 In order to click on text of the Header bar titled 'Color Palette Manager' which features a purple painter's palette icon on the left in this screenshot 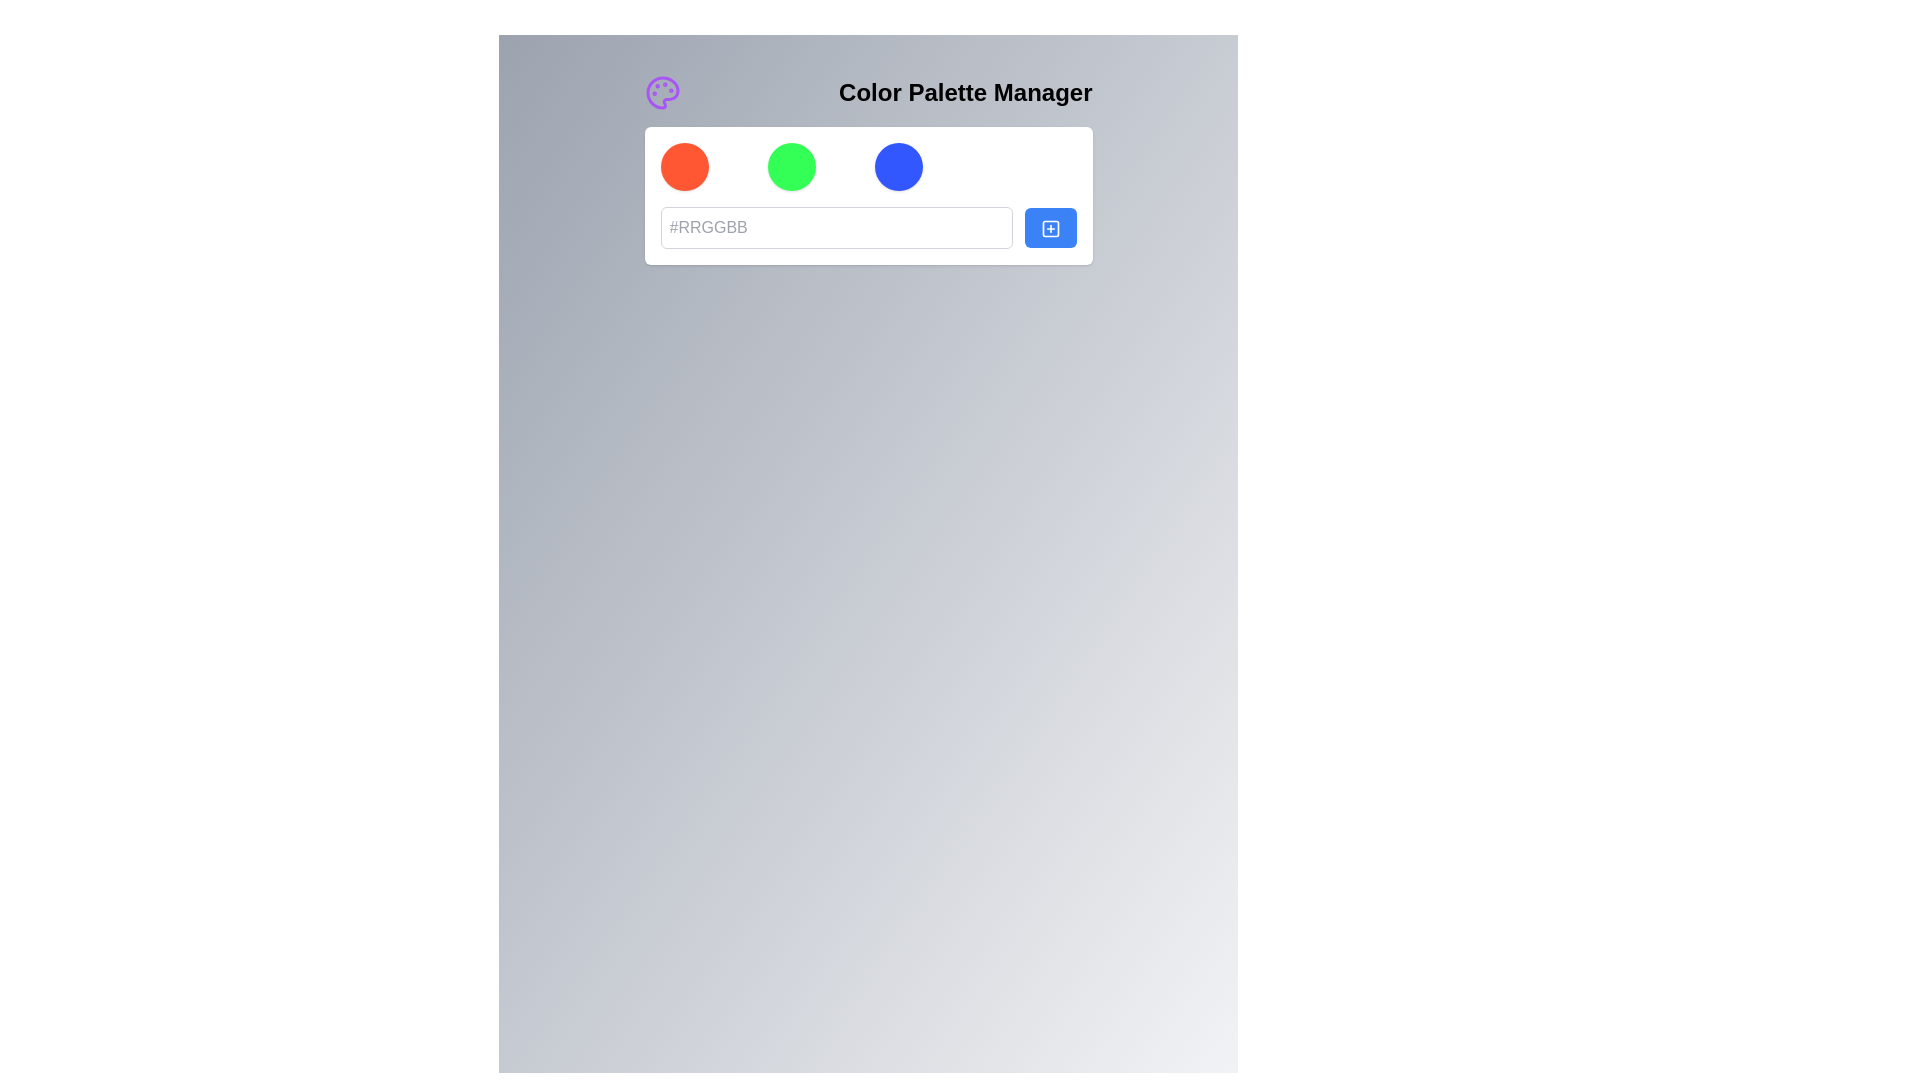, I will do `click(868, 92)`.